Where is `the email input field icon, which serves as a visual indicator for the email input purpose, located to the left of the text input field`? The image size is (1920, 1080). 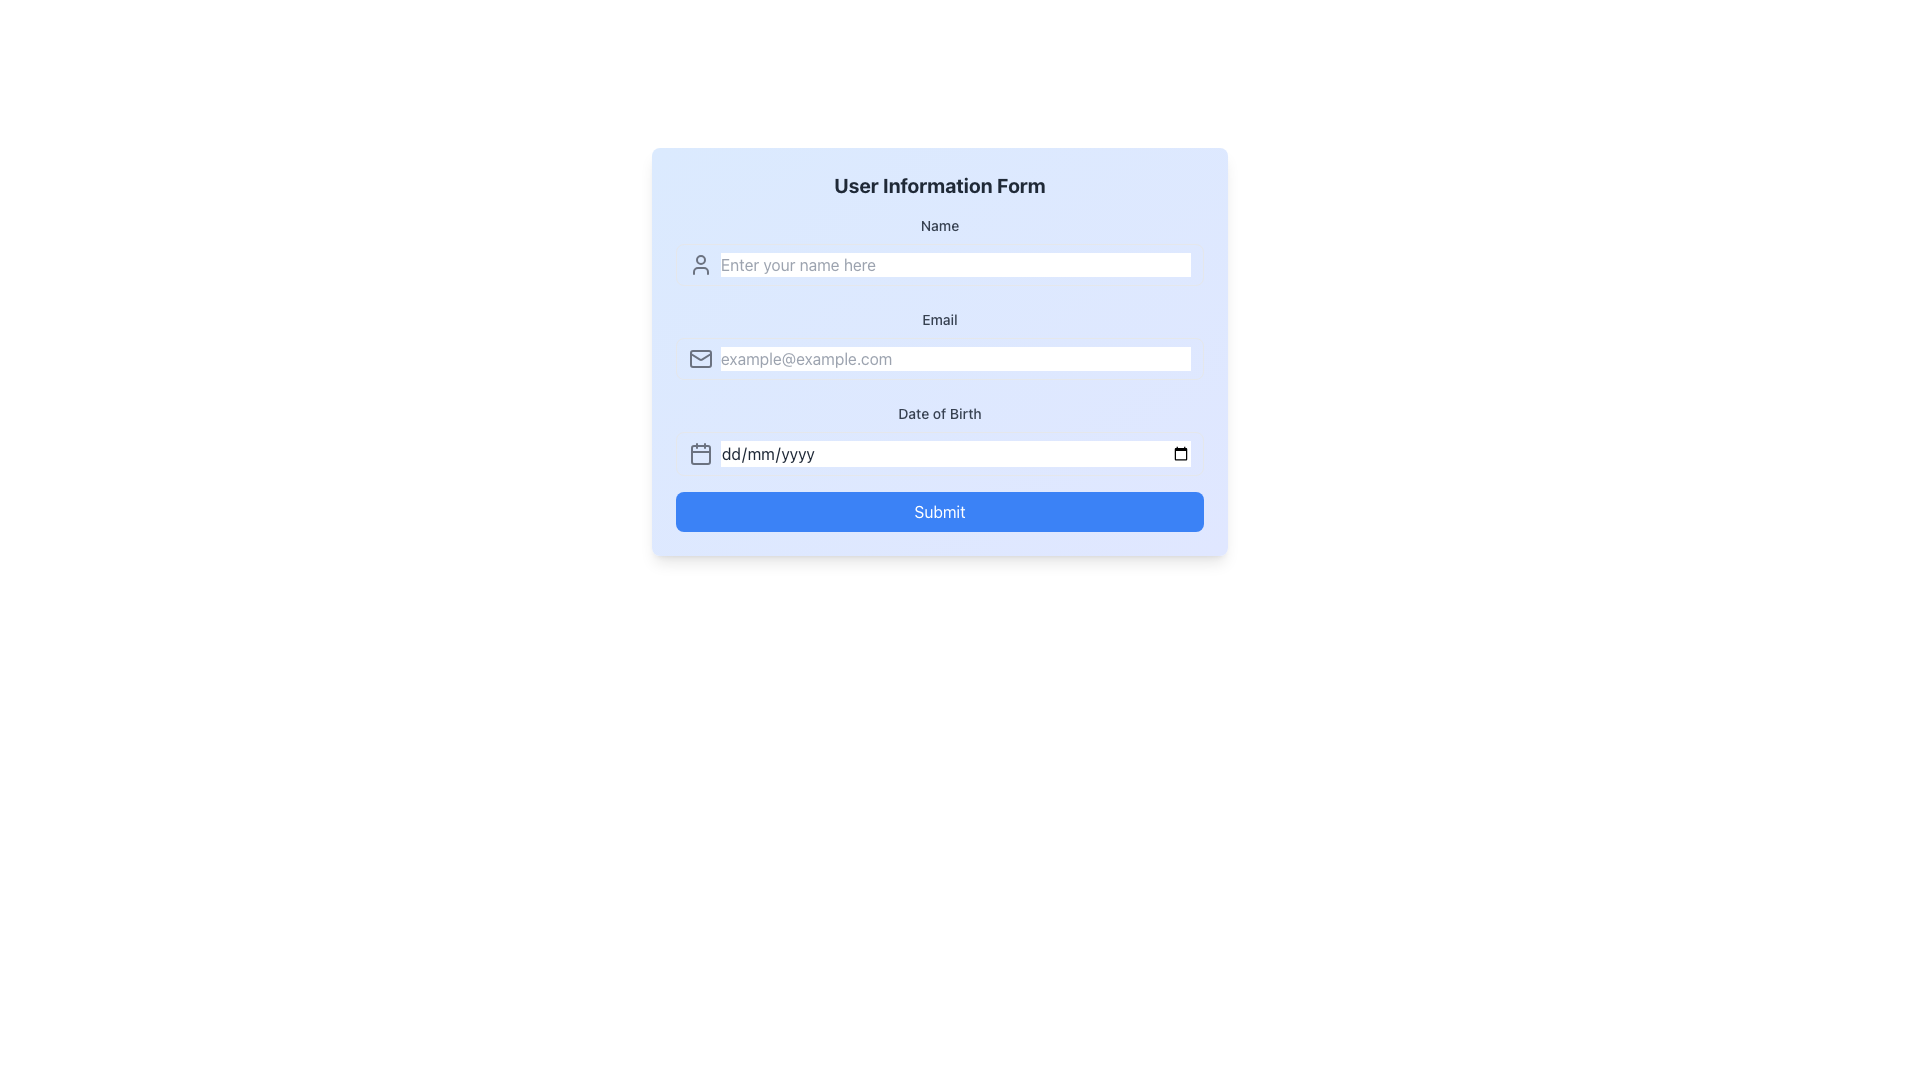
the email input field icon, which serves as a visual indicator for the email input purpose, located to the left of the text input field is located at coordinates (700, 357).